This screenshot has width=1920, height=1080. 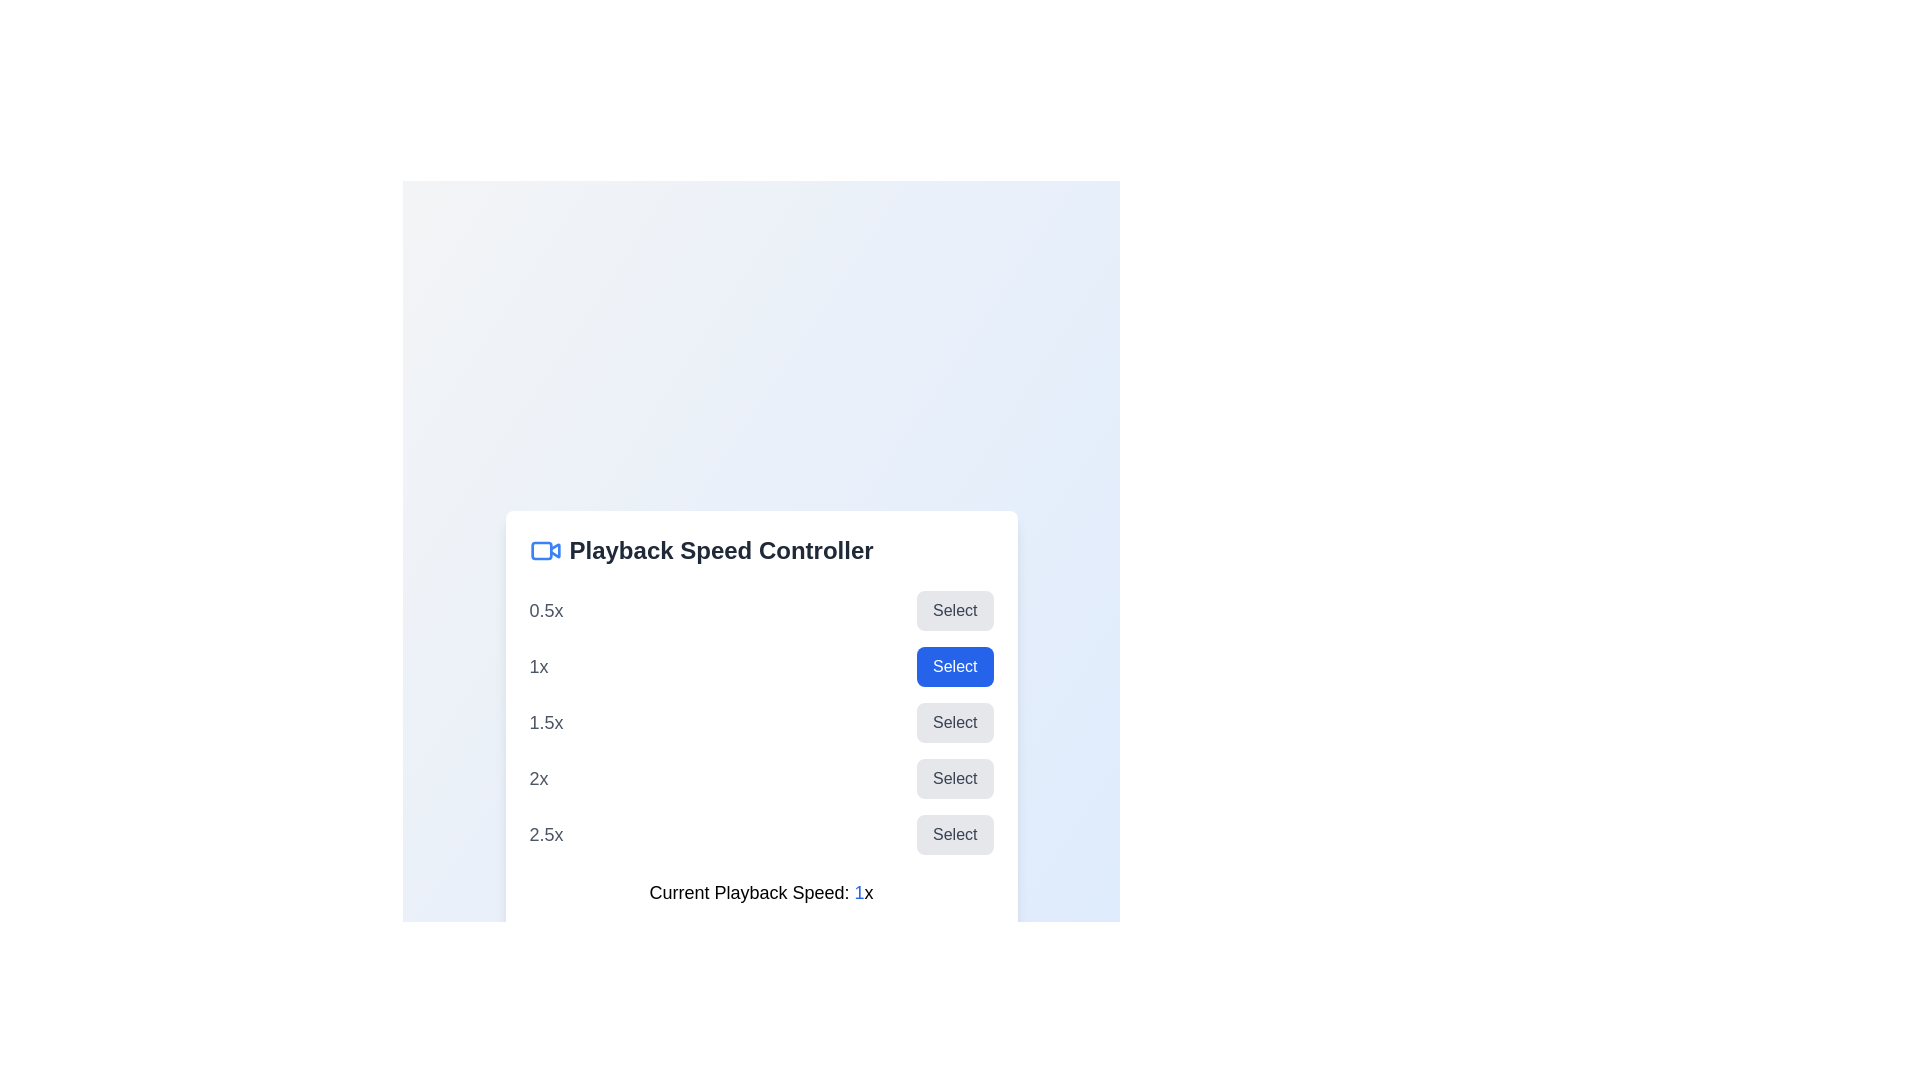 What do you see at coordinates (546, 609) in the screenshot?
I see `the text label indicating a playback speed option of '0.5x' located under the 'Playback Speed Controller' header` at bounding box center [546, 609].